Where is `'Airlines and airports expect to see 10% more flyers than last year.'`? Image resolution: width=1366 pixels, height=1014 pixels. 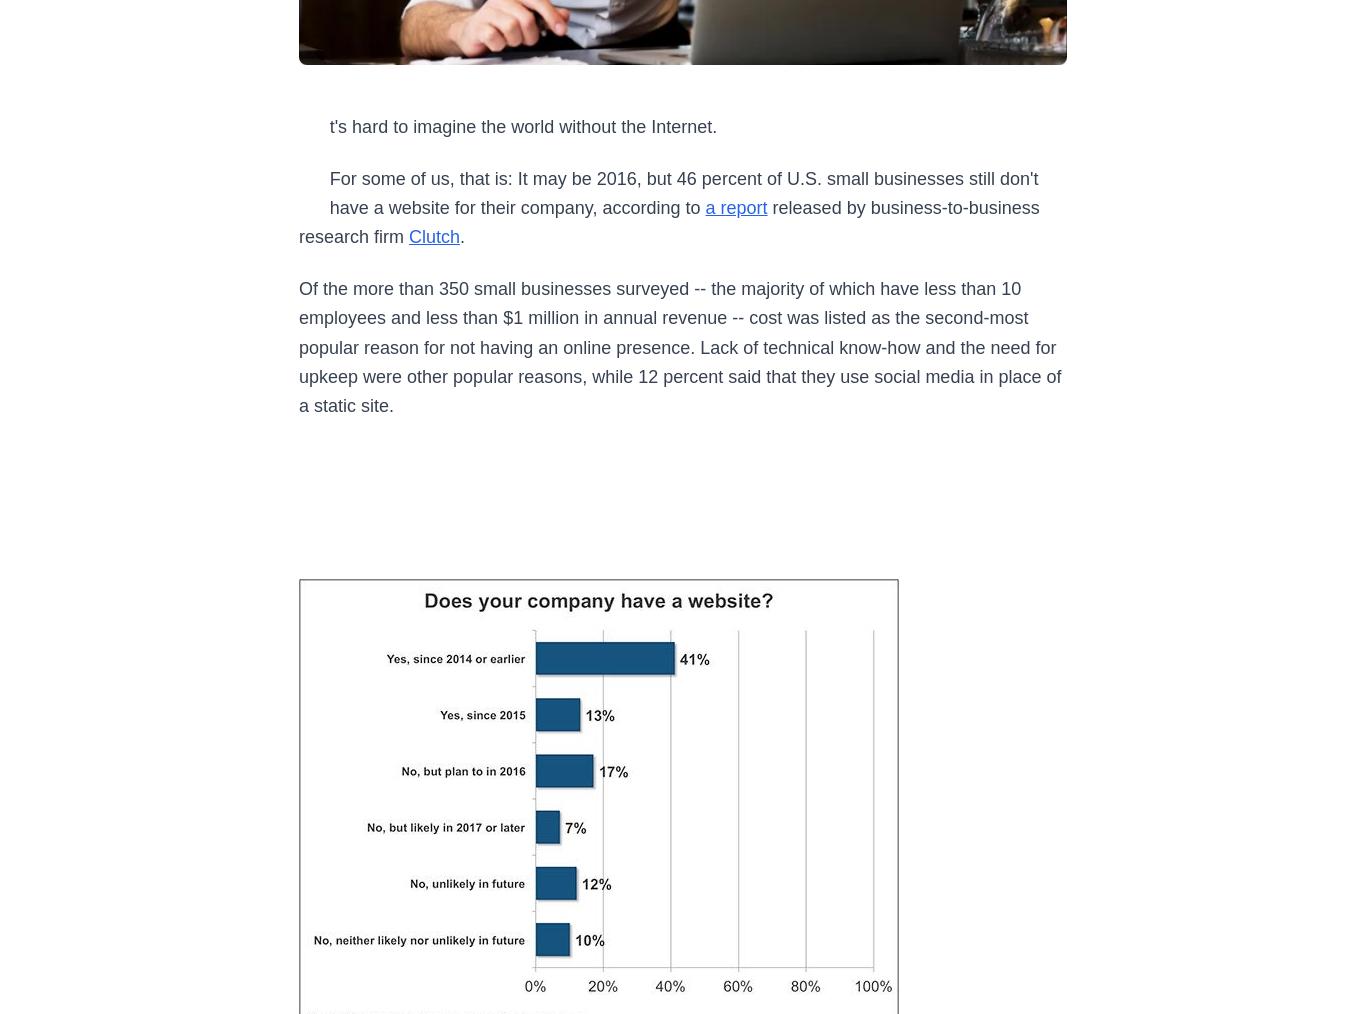
'Airlines and airports expect to see 10% more flyers than last year.' is located at coordinates (524, 181).